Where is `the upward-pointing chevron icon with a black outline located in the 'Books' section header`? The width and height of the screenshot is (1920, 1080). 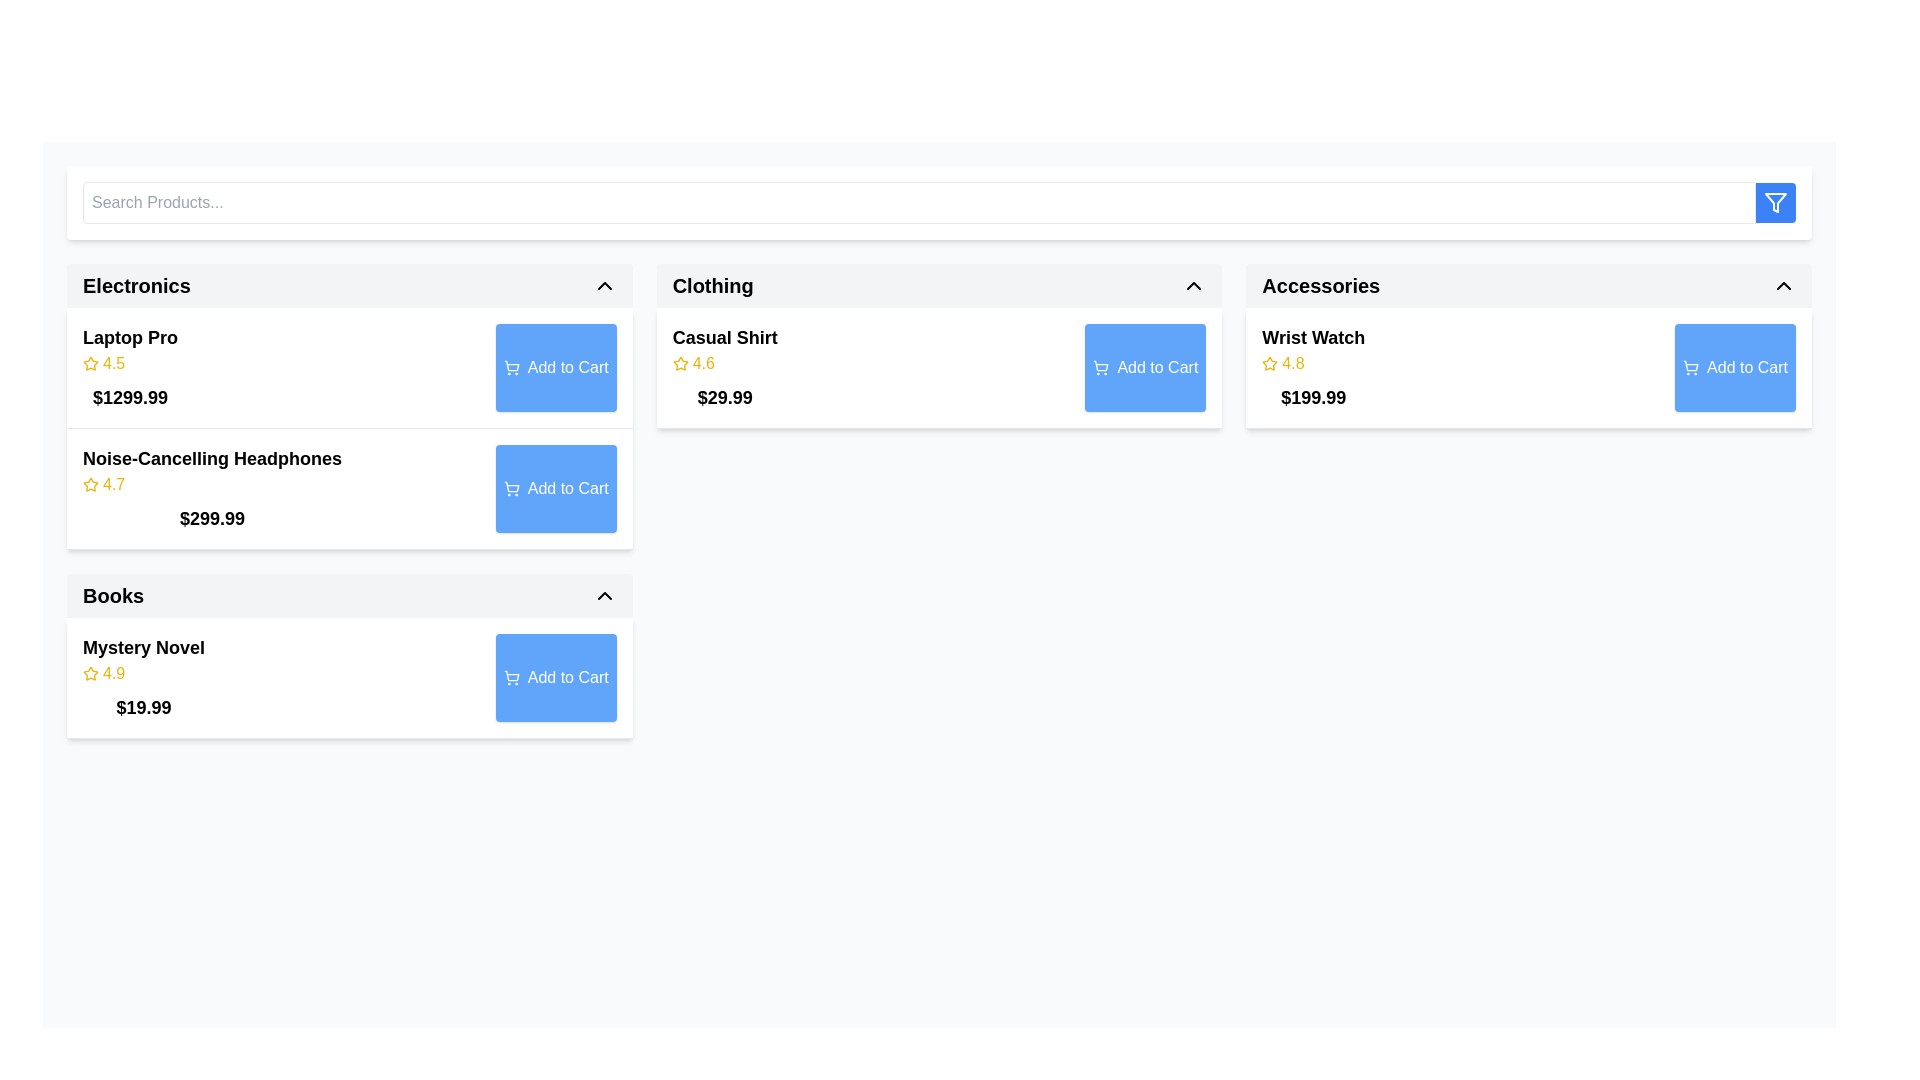 the upward-pointing chevron icon with a black outline located in the 'Books' section header is located at coordinates (603, 595).